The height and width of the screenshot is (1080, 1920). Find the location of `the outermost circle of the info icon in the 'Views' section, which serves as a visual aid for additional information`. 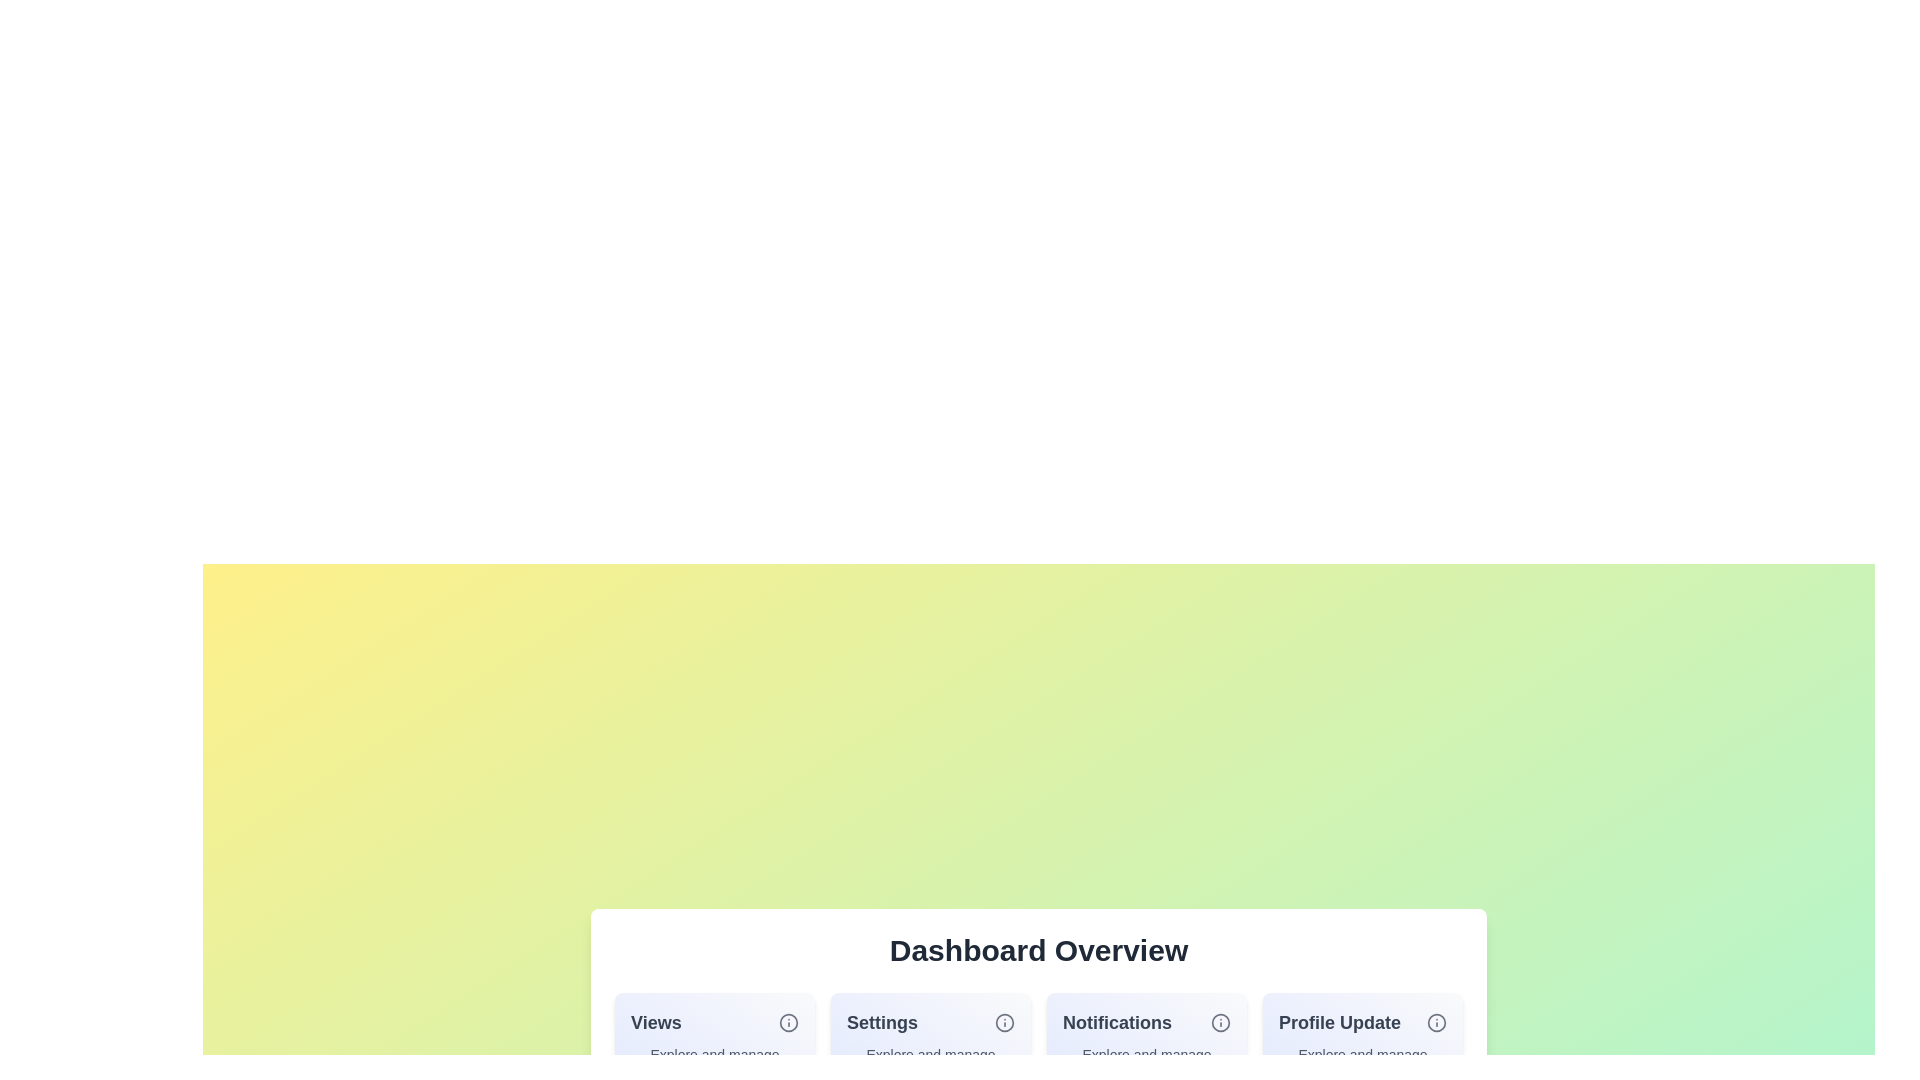

the outermost circle of the info icon in the 'Views' section, which serves as a visual aid for additional information is located at coordinates (787, 1022).